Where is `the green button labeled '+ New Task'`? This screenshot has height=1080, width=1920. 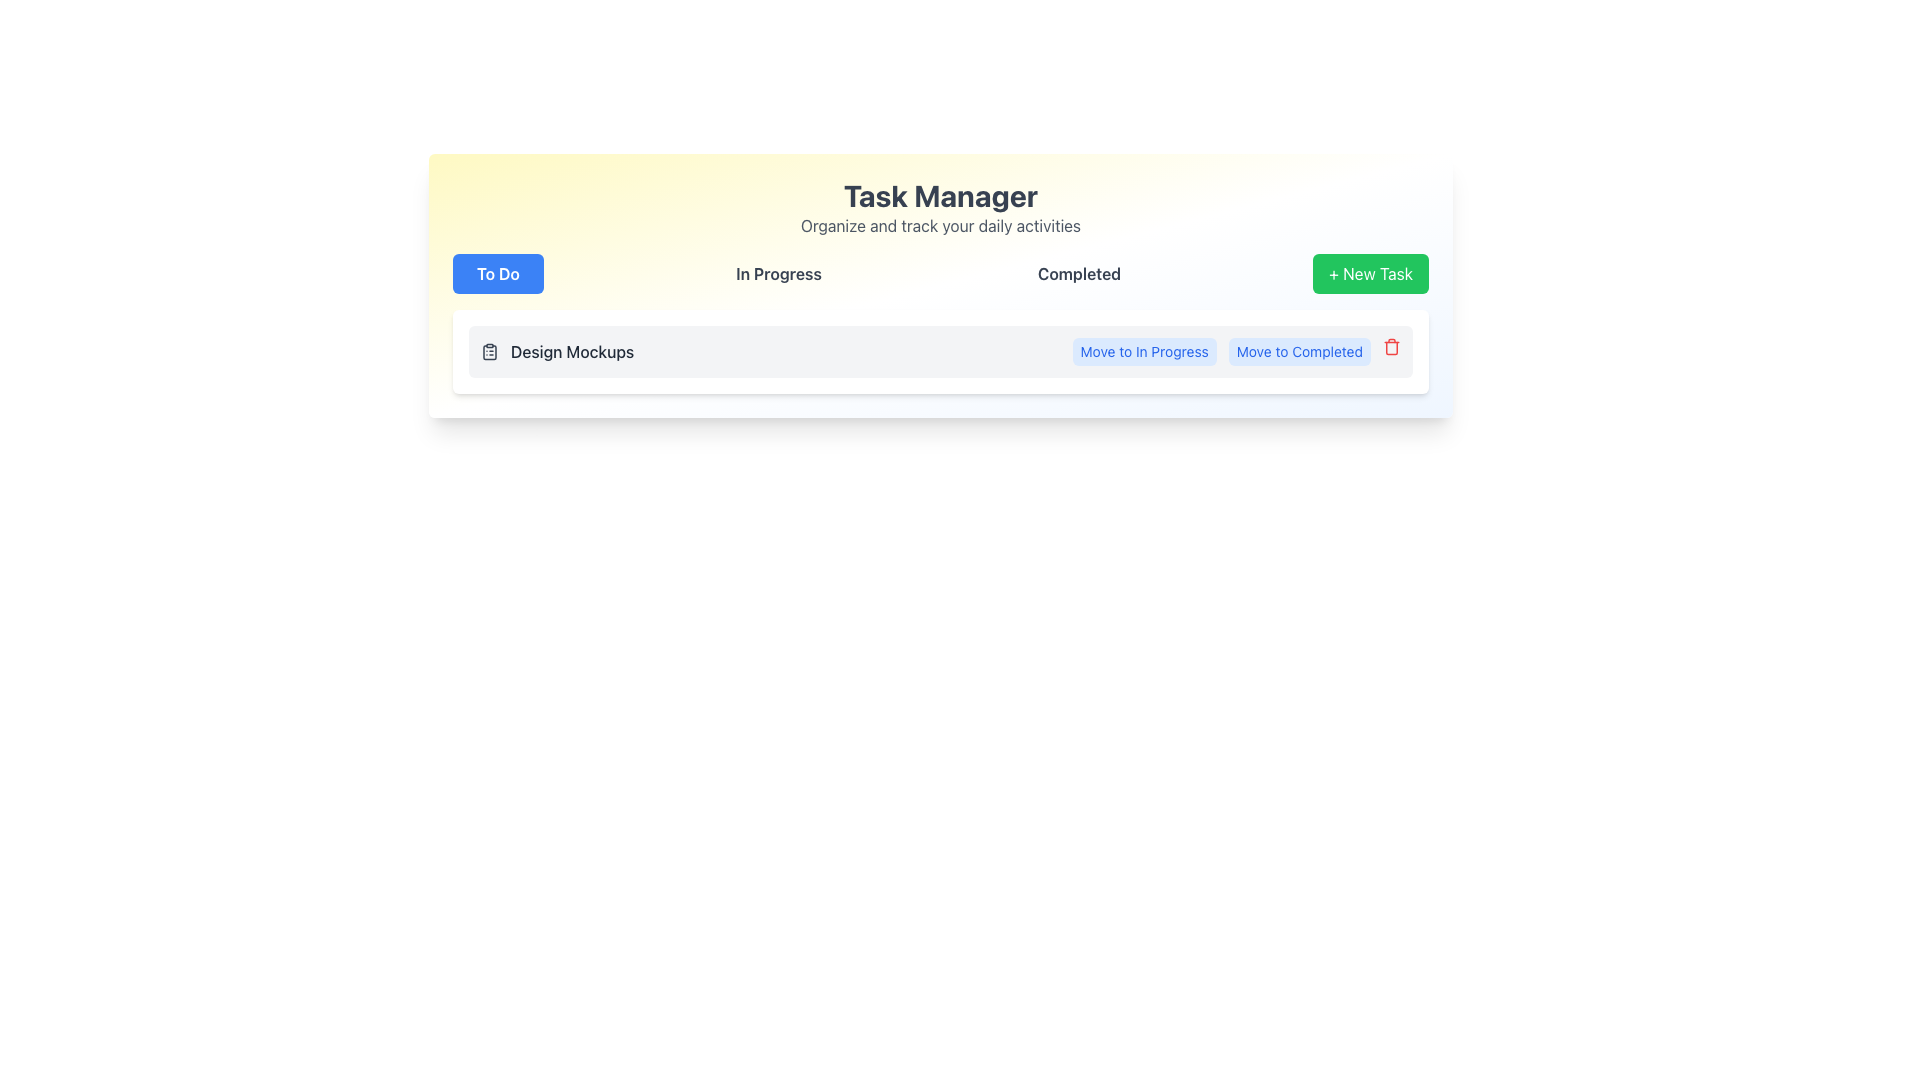 the green button labeled '+ New Task' is located at coordinates (1370, 273).